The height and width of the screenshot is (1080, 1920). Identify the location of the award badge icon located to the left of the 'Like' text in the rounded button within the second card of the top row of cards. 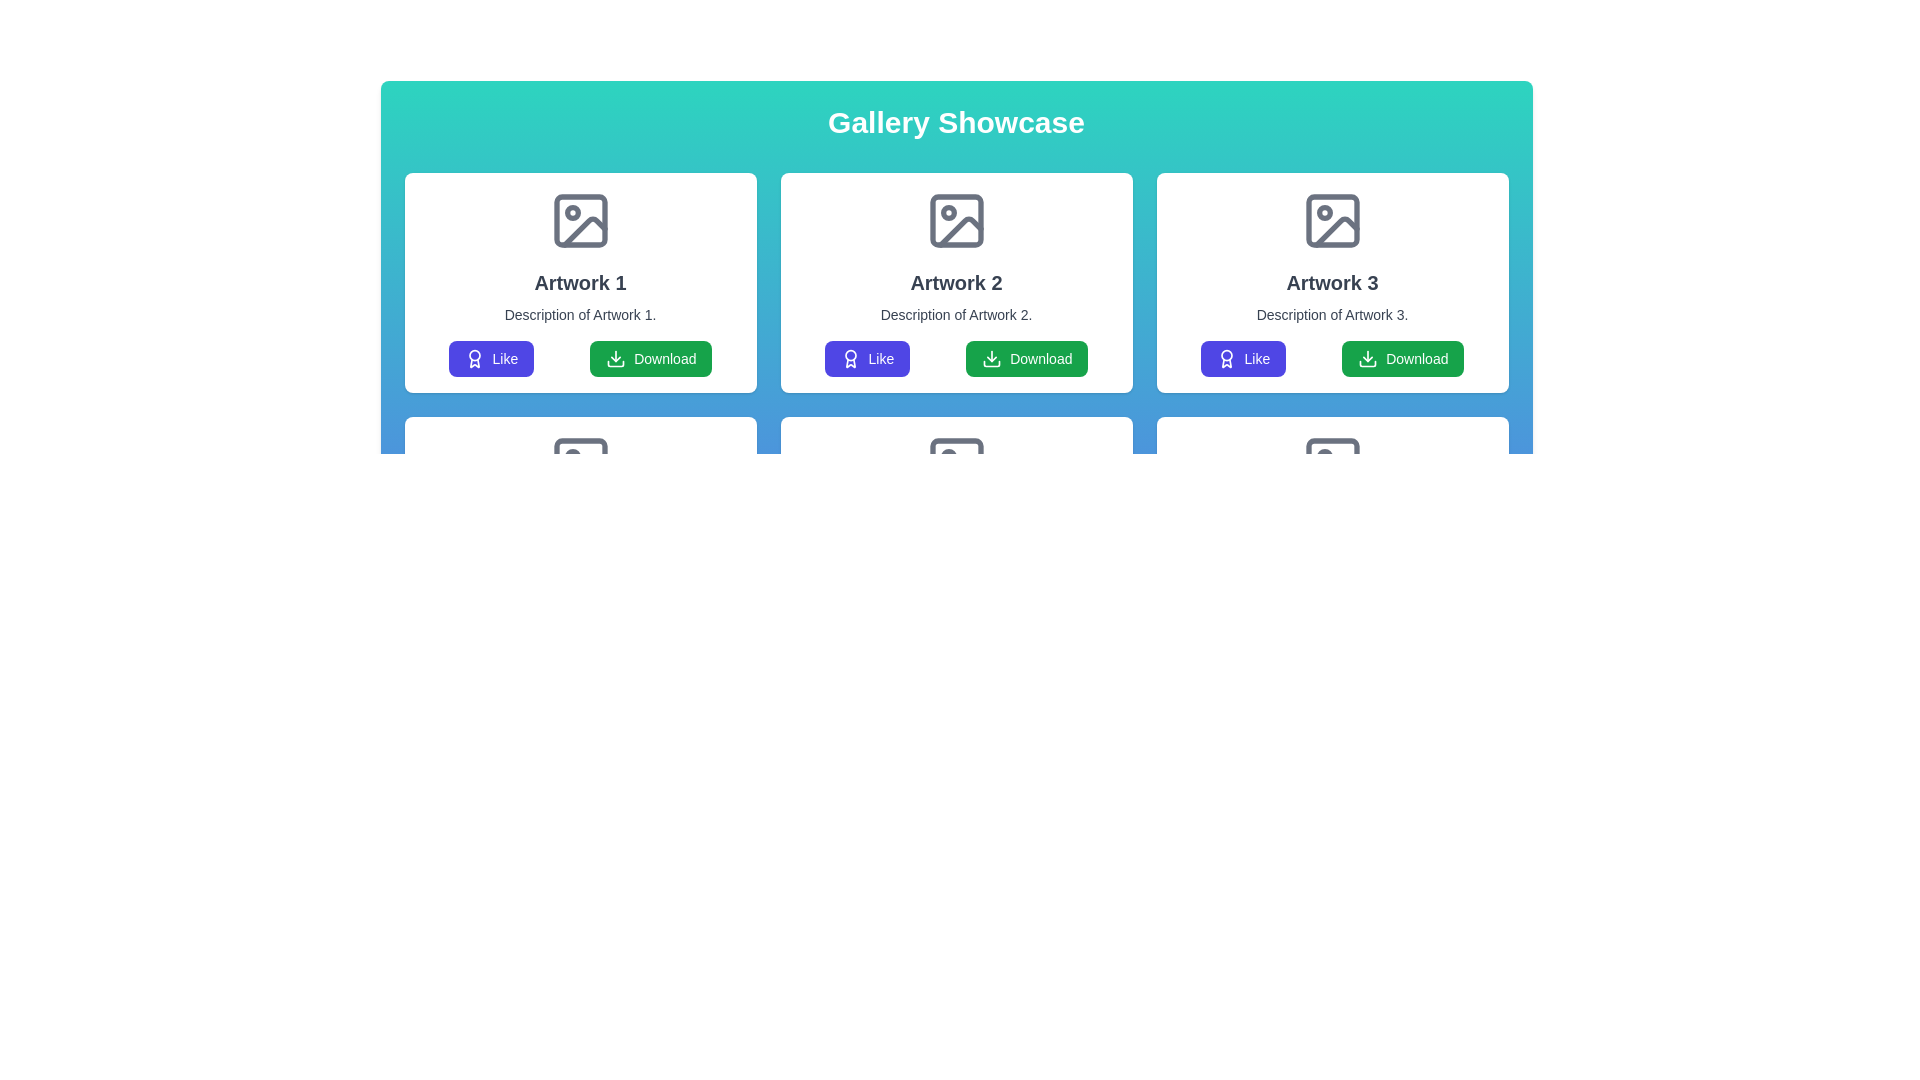
(850, 357).